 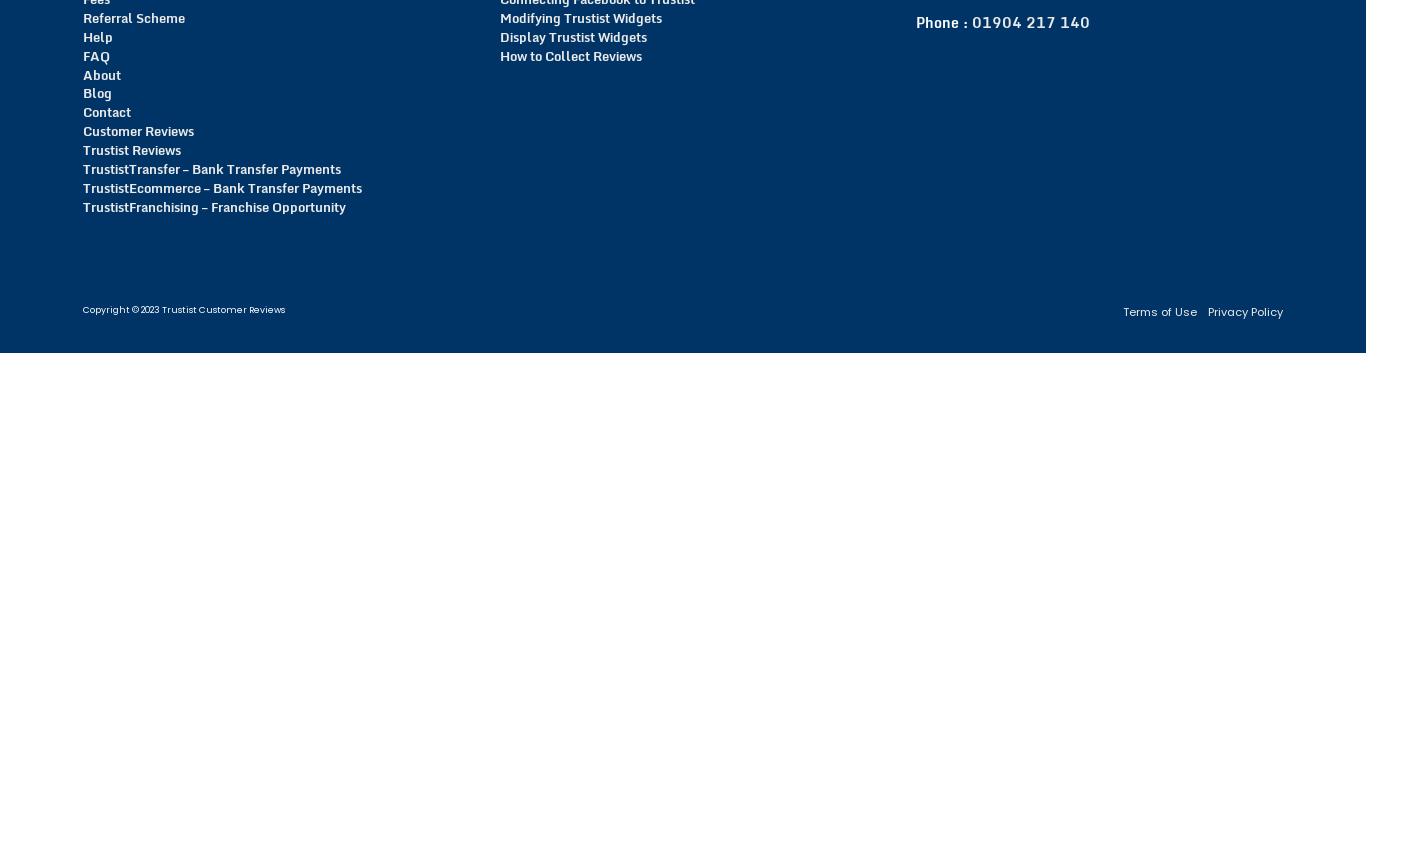 What do you see at coordinates (140, 464) in the screenshot?
I see `'of 450 Customer Reviews'` at bounding box center [140, 464].